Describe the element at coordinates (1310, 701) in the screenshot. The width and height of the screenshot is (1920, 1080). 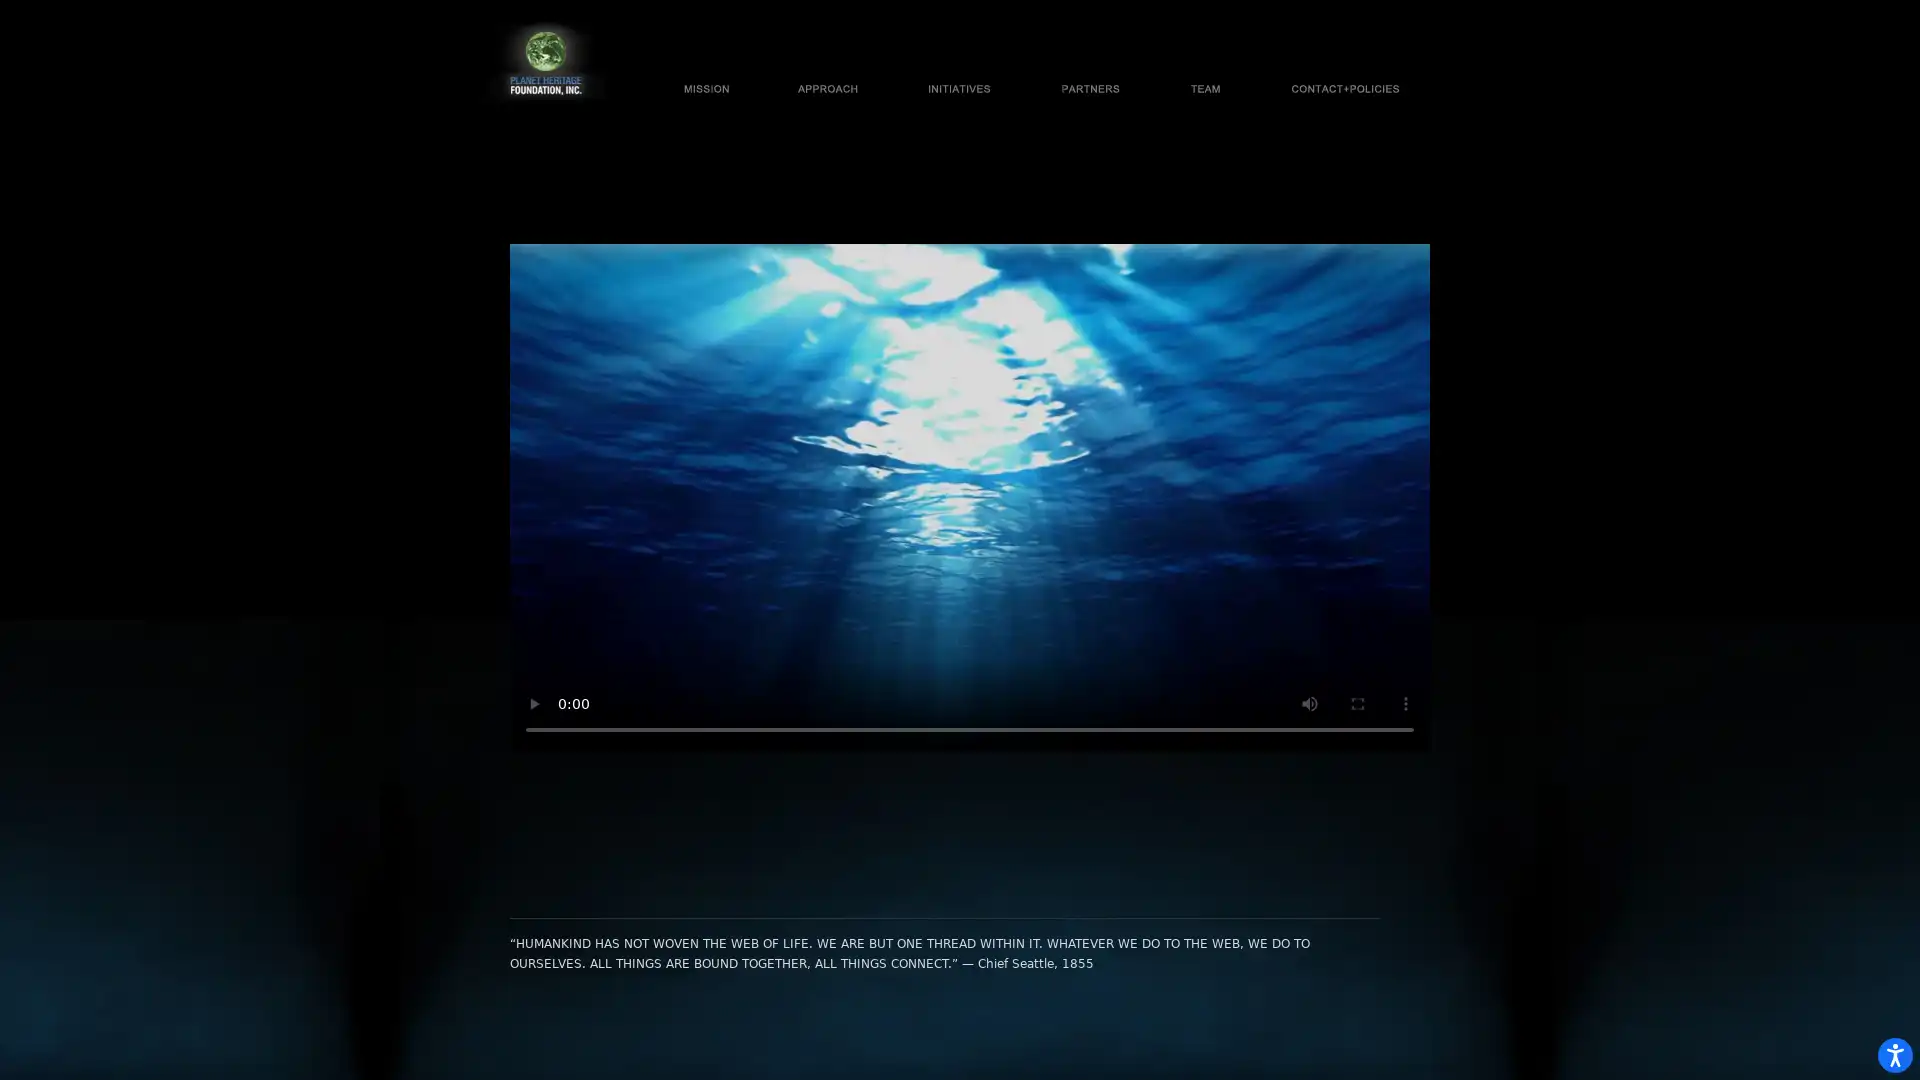
I see `mute` at that location.